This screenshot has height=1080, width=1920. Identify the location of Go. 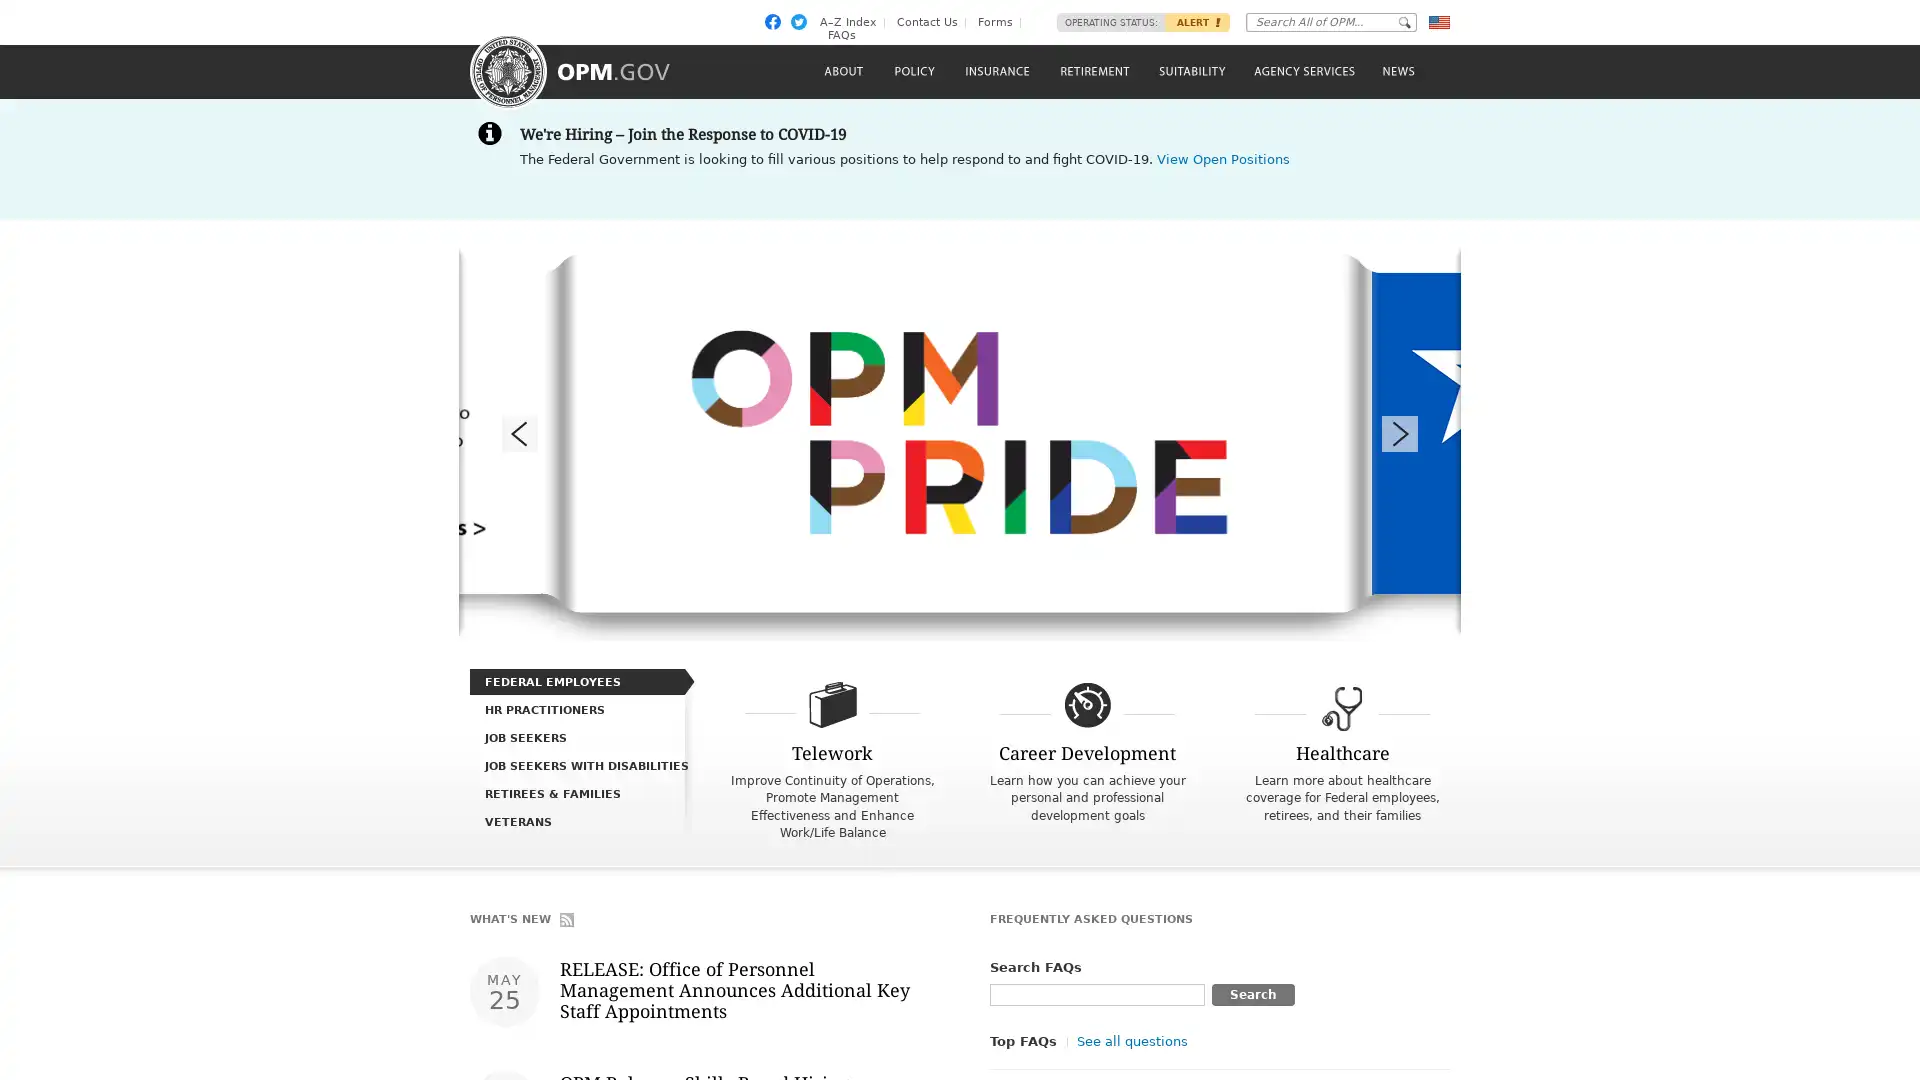
(1404, 22).